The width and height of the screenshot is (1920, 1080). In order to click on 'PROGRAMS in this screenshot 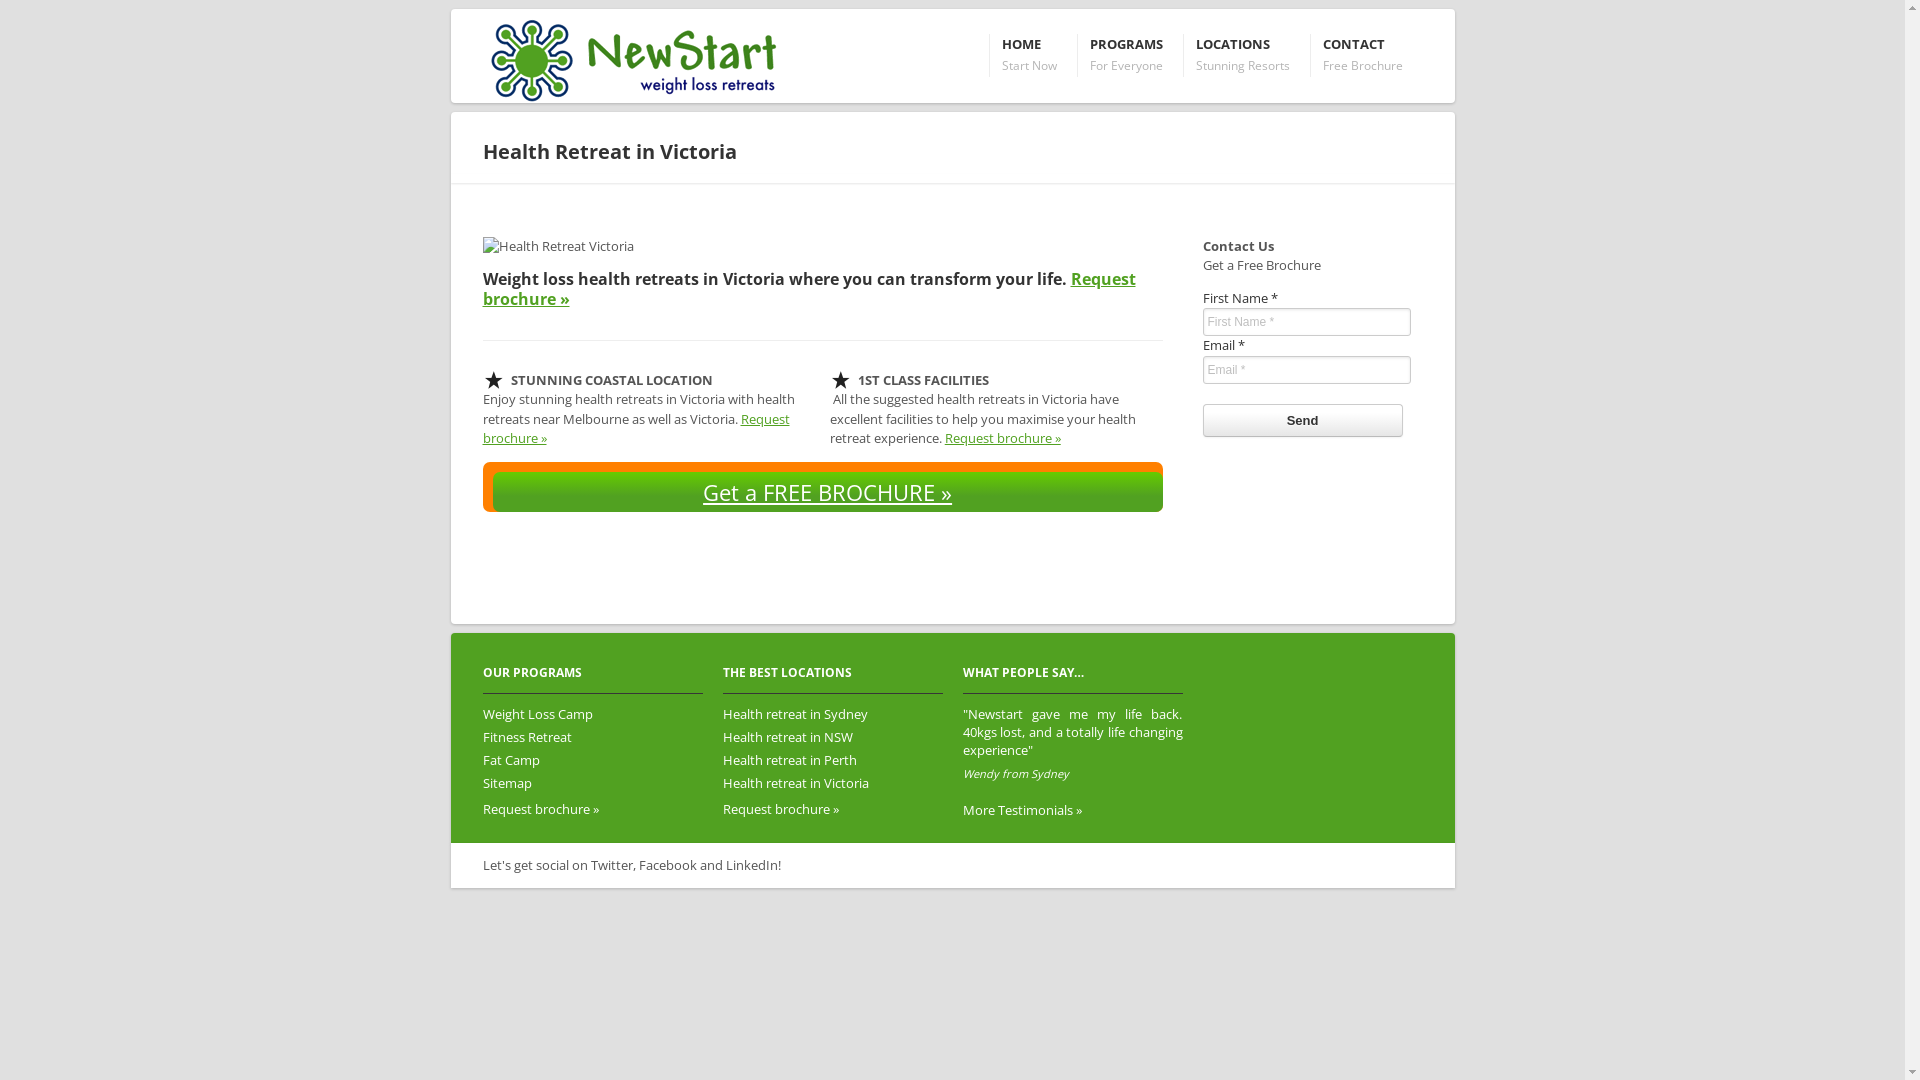, I will do `click(1125, 54)`.